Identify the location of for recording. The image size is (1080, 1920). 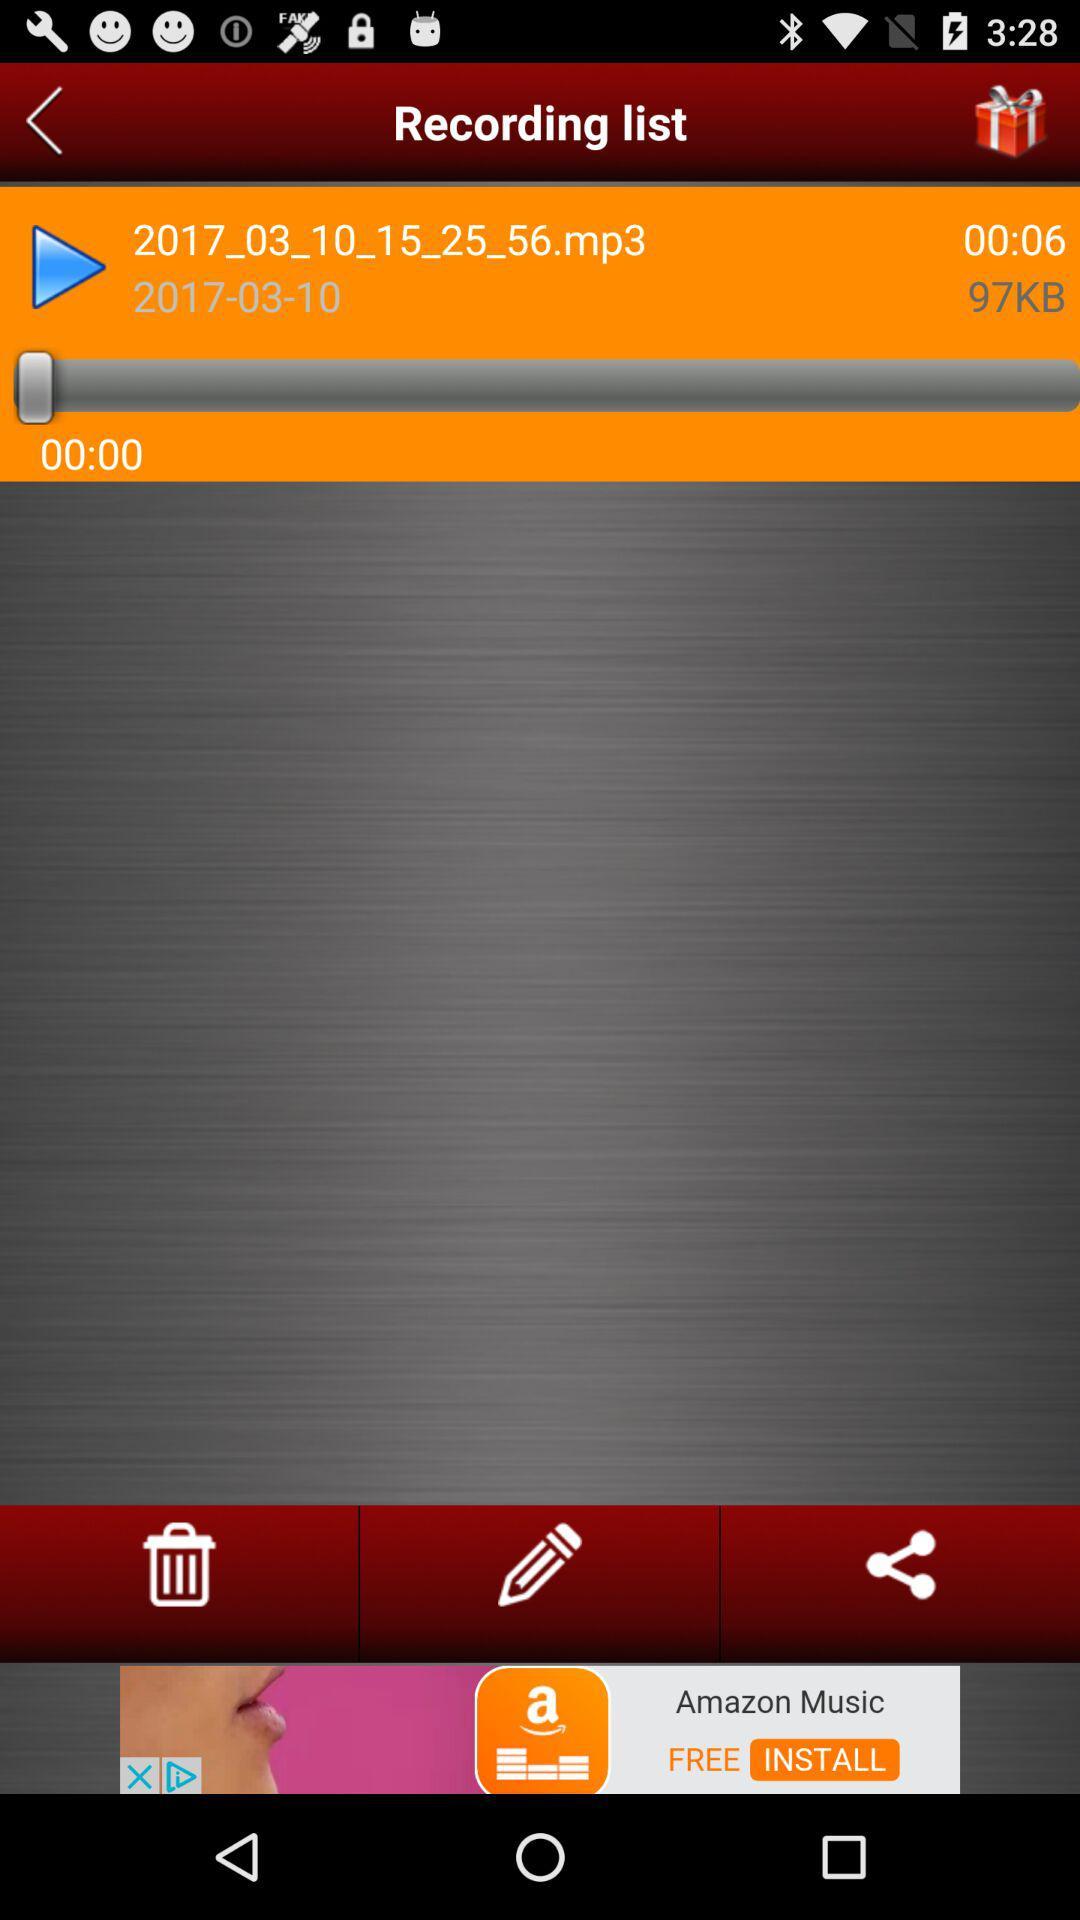
(44, 121).